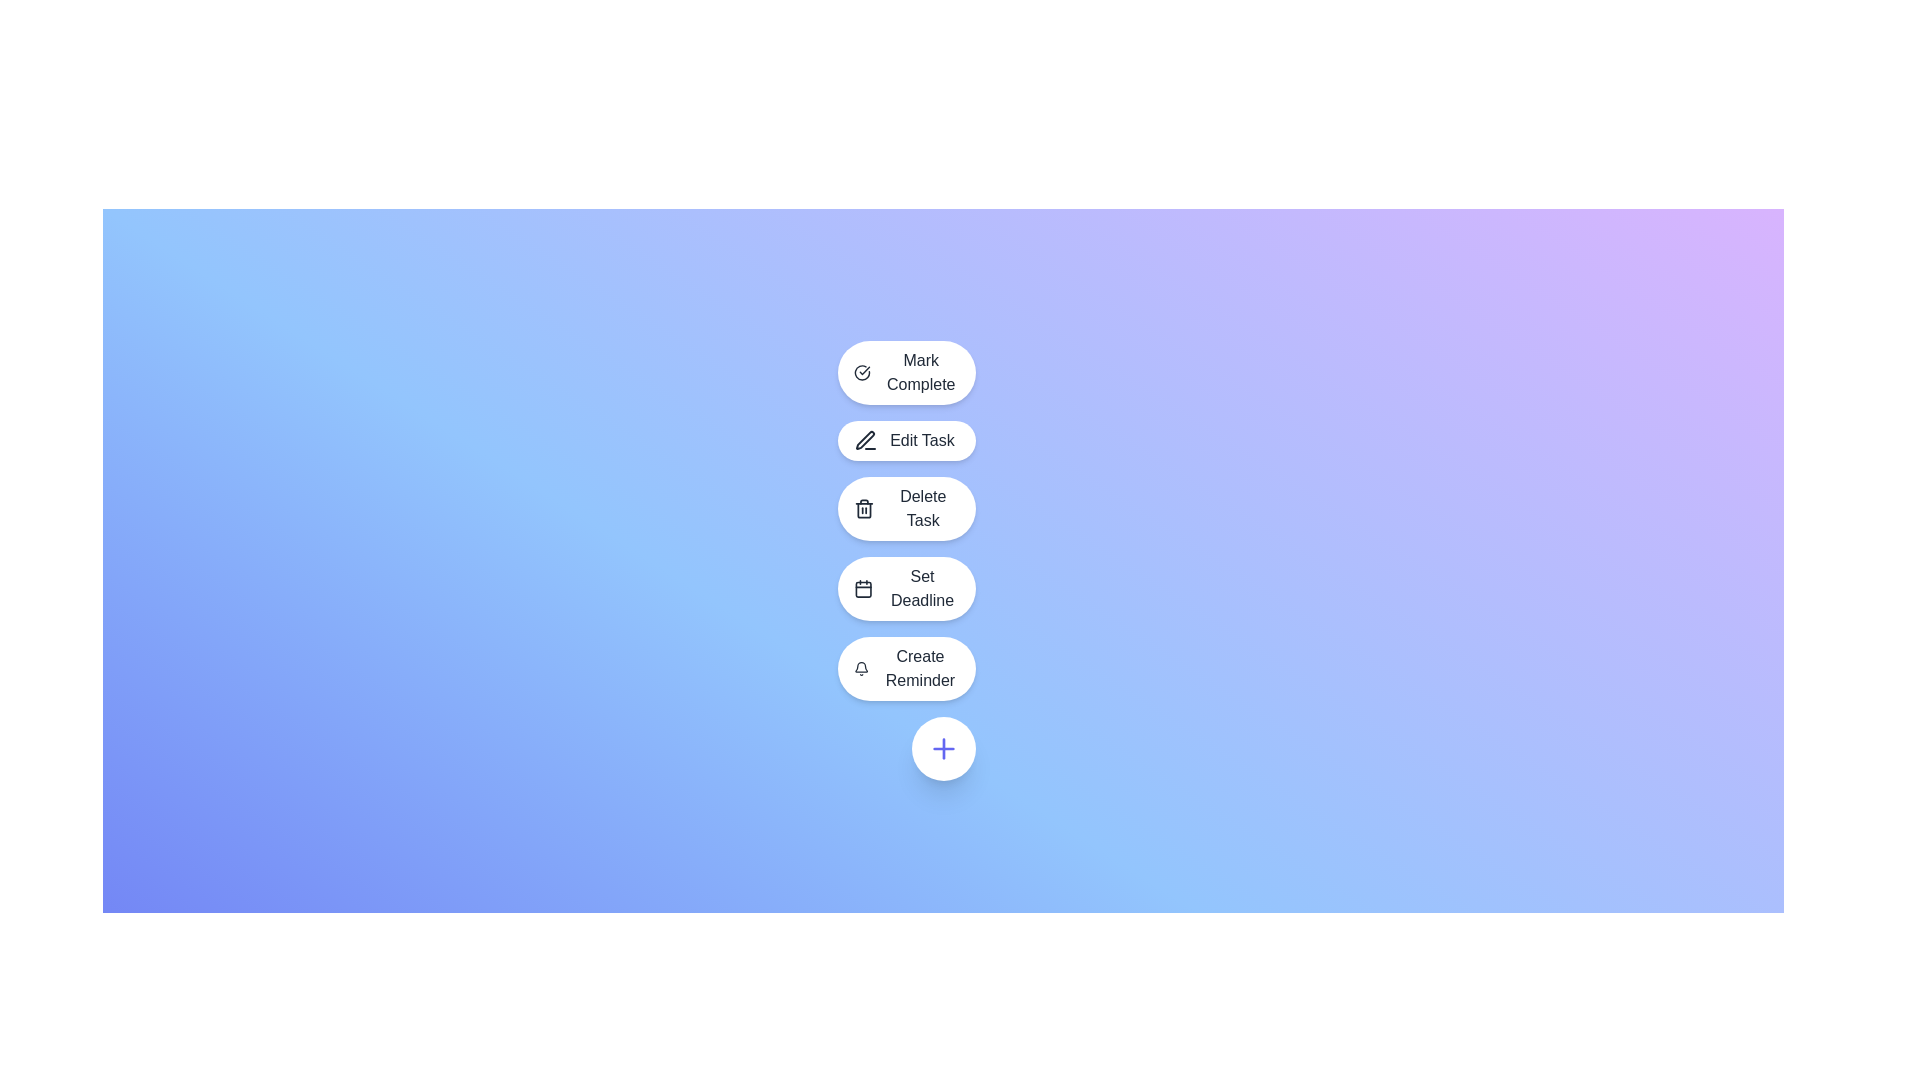  What do you see at coordinates (863, 588) in the screenshot?
I see `the 'Set Deadline' button which contains a calendar icon on the left side` at bounding box center [863, 588].